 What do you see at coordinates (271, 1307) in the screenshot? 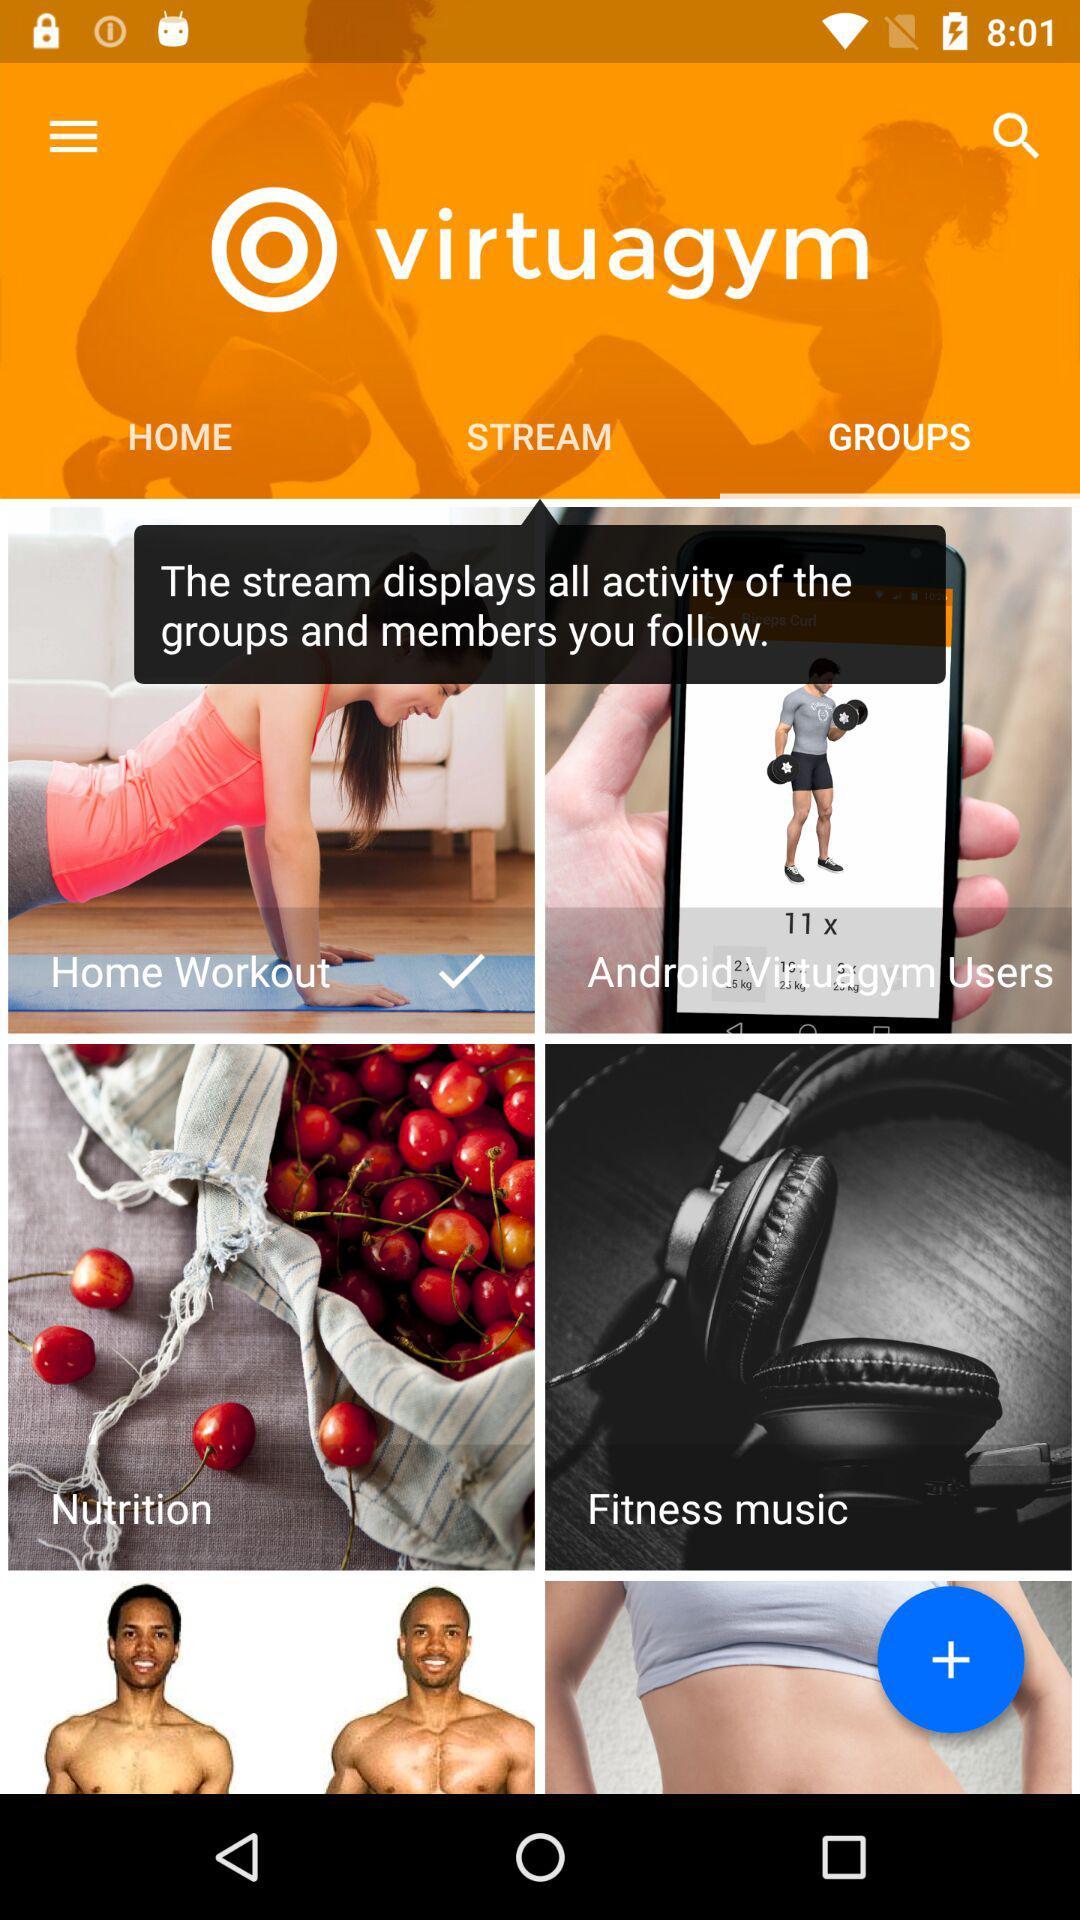
I see `oopen nutrition web page` at bounding box center [271, 1307].